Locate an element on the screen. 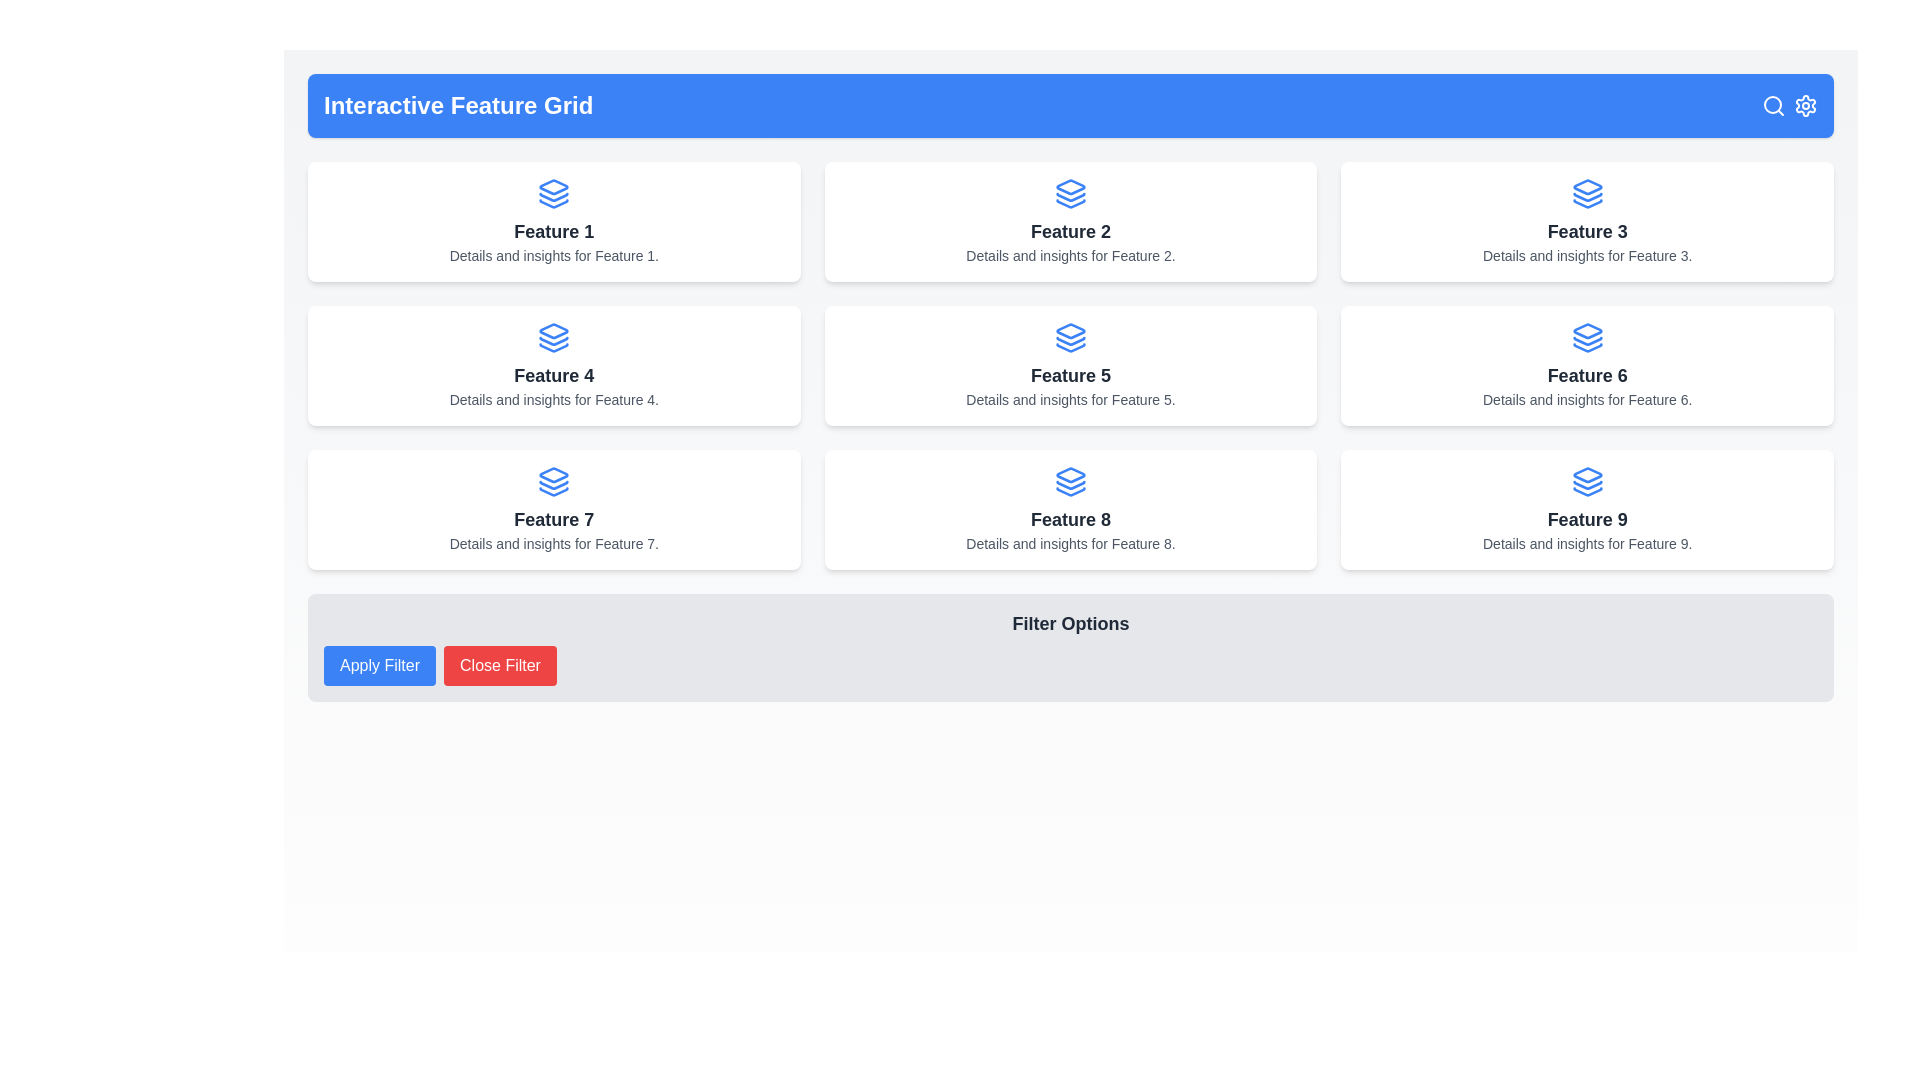  the middle layer of the 'Feature 8' tile, which is a decorative vector graphic enhancing its visual presentation is located at coordinates (1069, 485).